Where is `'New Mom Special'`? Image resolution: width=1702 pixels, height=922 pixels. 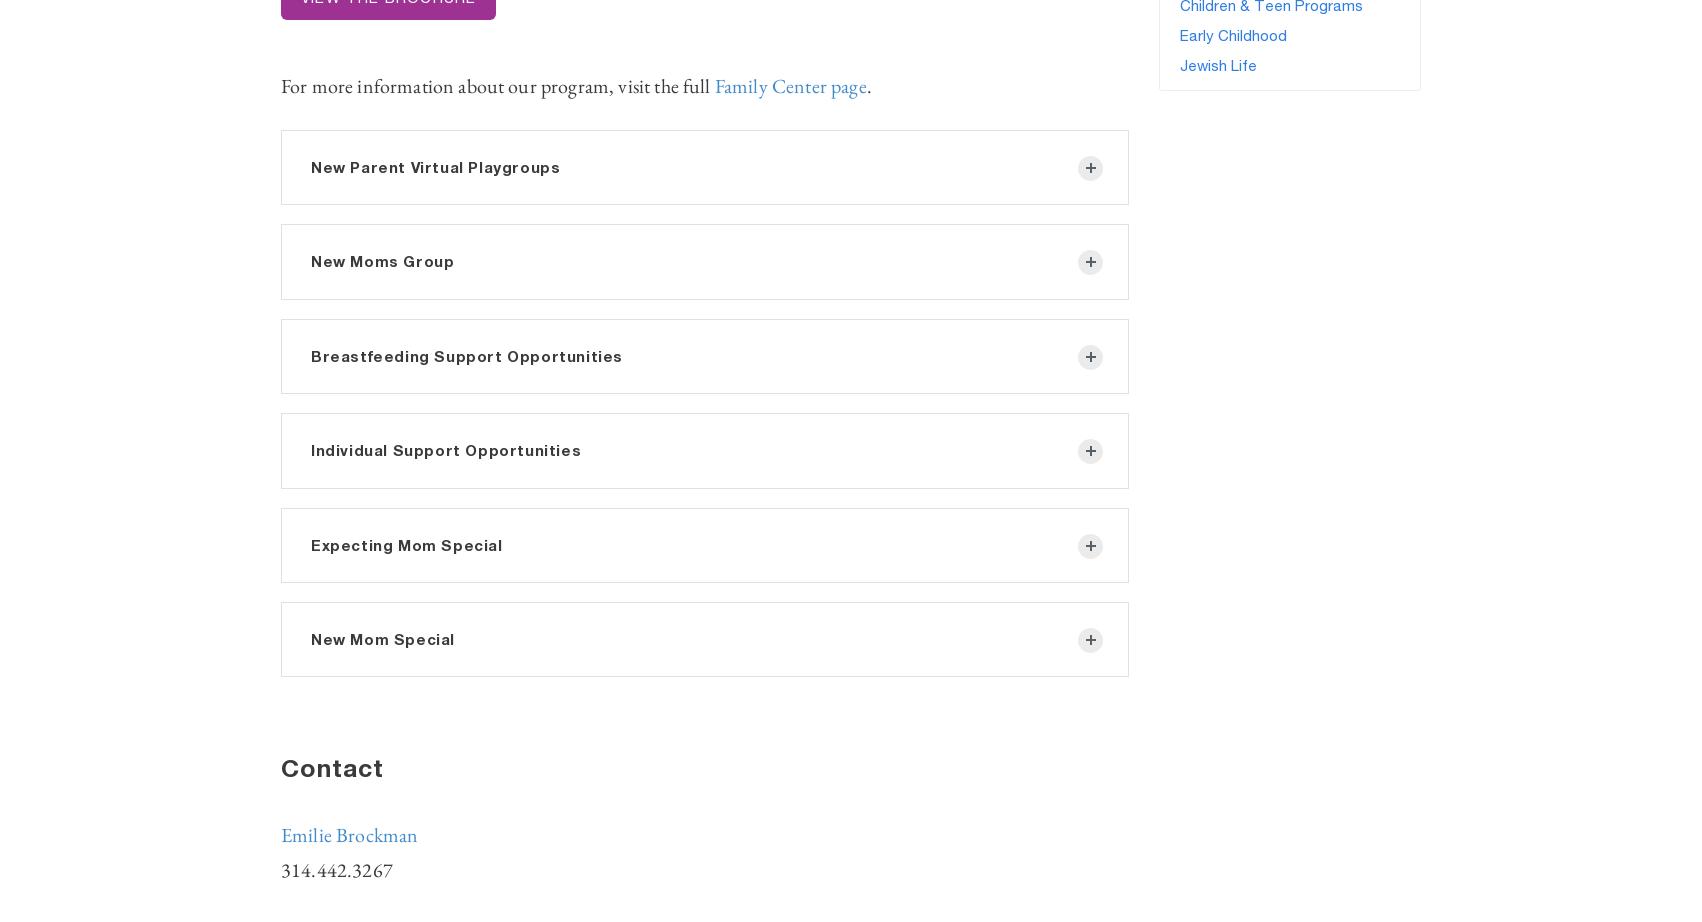 'New Mom Special' is located at coordinates (382, 640).